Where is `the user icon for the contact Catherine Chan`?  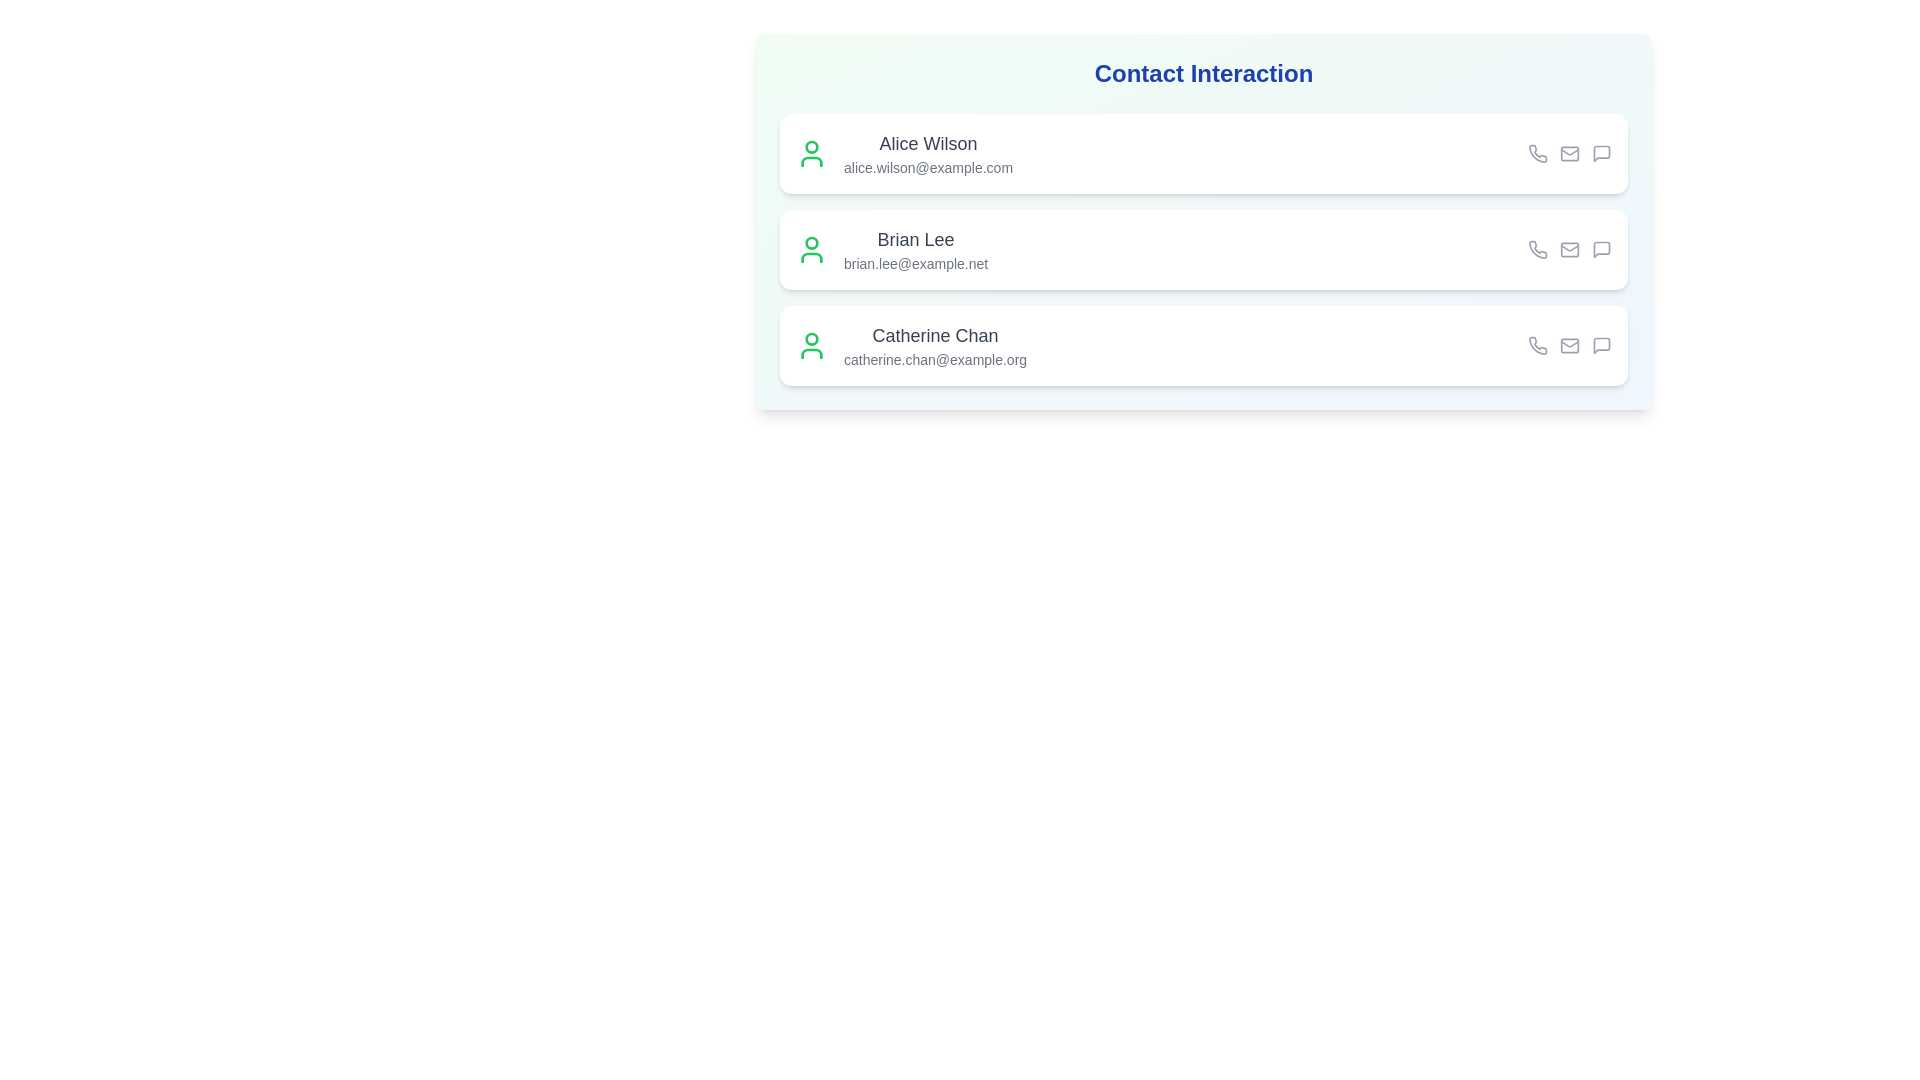
the user icon for the contact Catherine Chan is located at coordinates (811, 345).